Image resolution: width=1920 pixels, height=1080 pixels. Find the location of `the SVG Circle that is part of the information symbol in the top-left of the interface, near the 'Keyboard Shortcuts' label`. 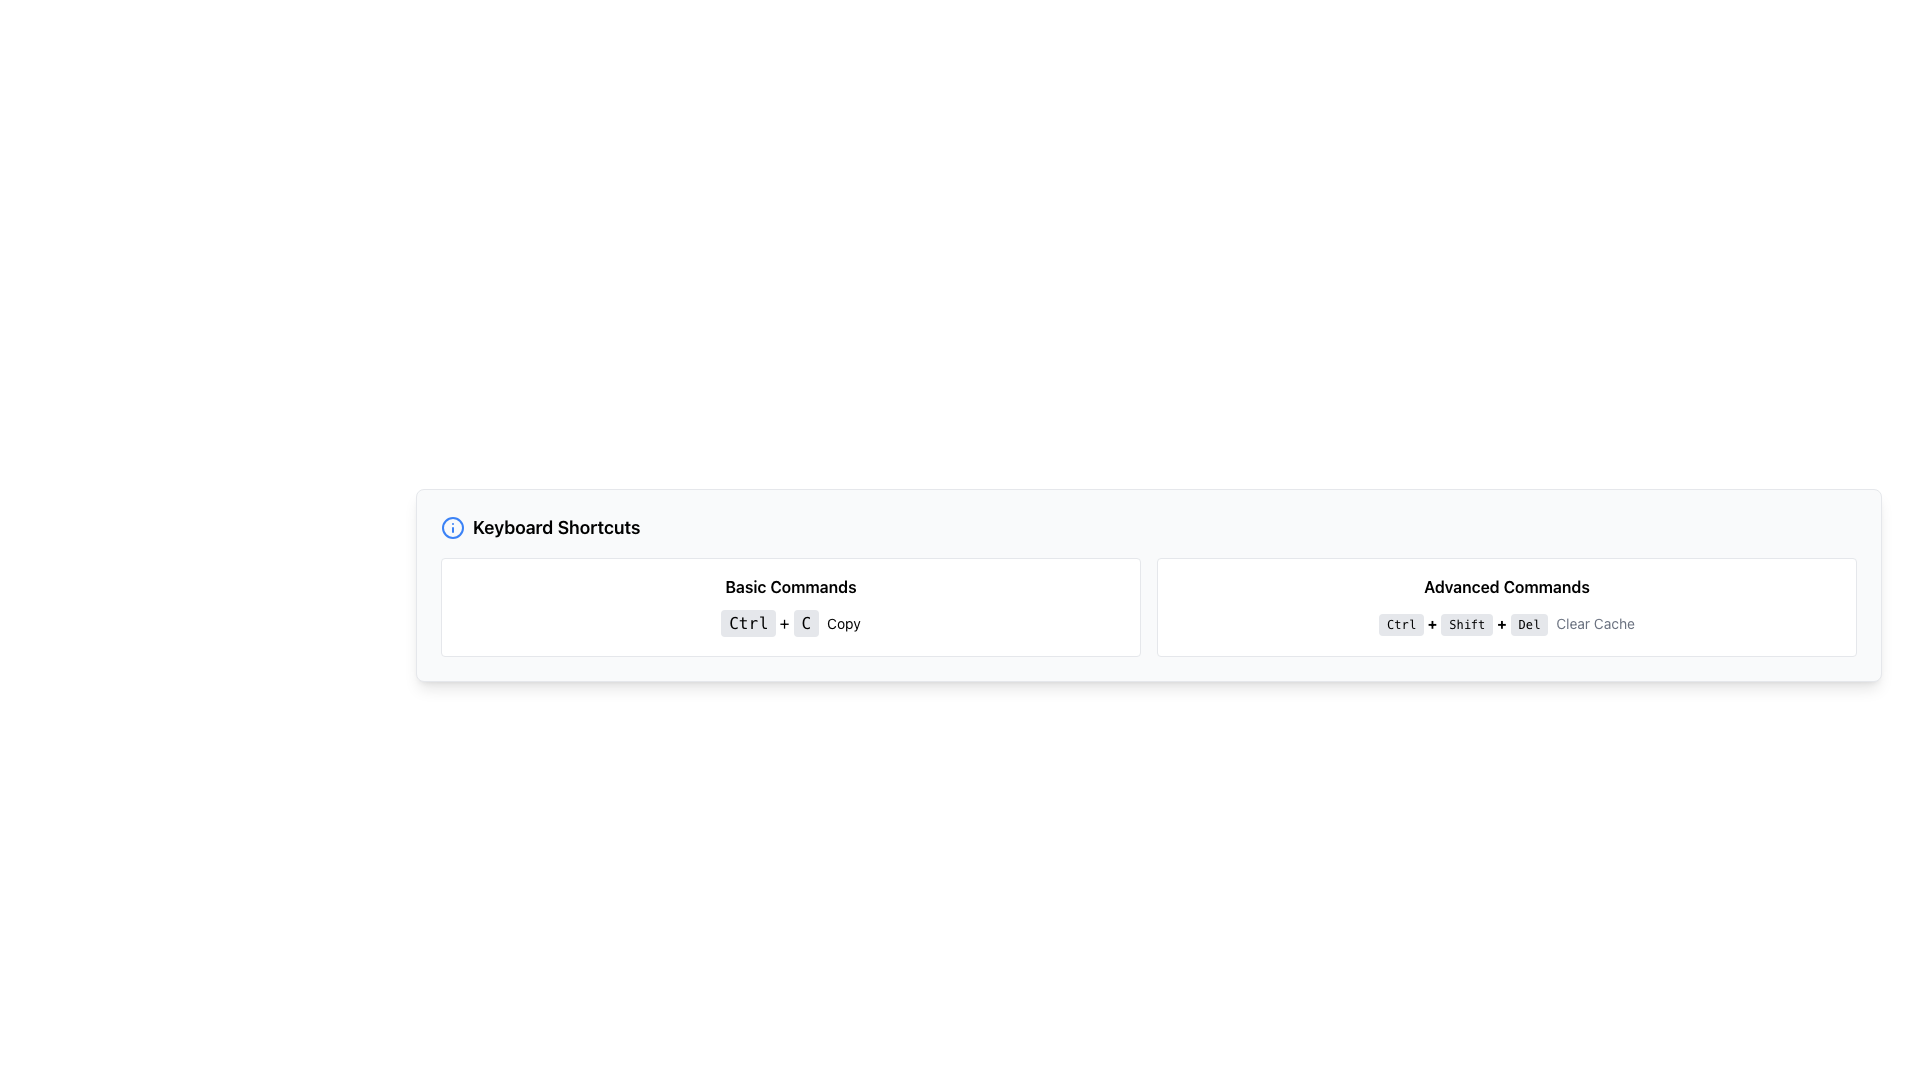

the SVG Circle that is part of the information symbol in the top-left of the interface, near the 'Keyboard Shortcuts' label is located at coordinates (451, 527).